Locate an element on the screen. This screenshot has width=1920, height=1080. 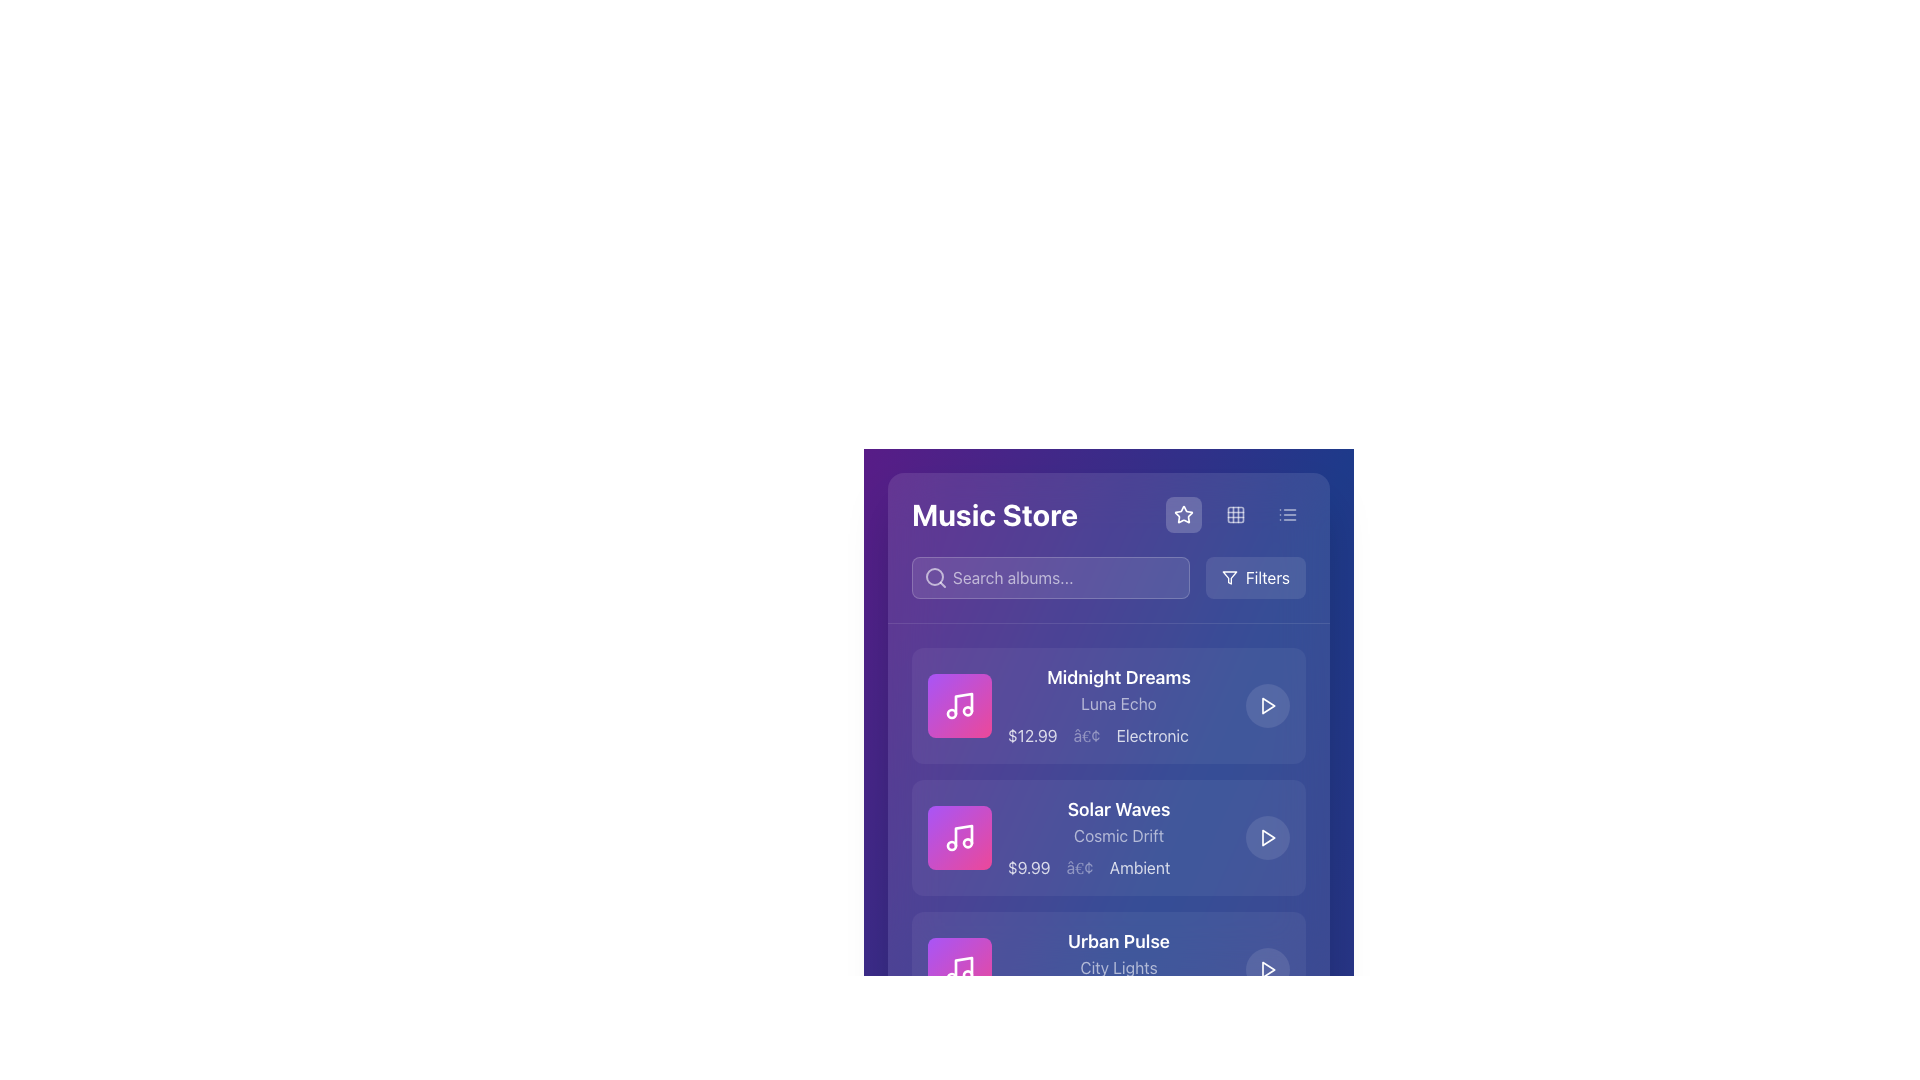
the central circular part of the search icon located inside the magnifying glass representation in the search bar is located at coordinates (934, 577).